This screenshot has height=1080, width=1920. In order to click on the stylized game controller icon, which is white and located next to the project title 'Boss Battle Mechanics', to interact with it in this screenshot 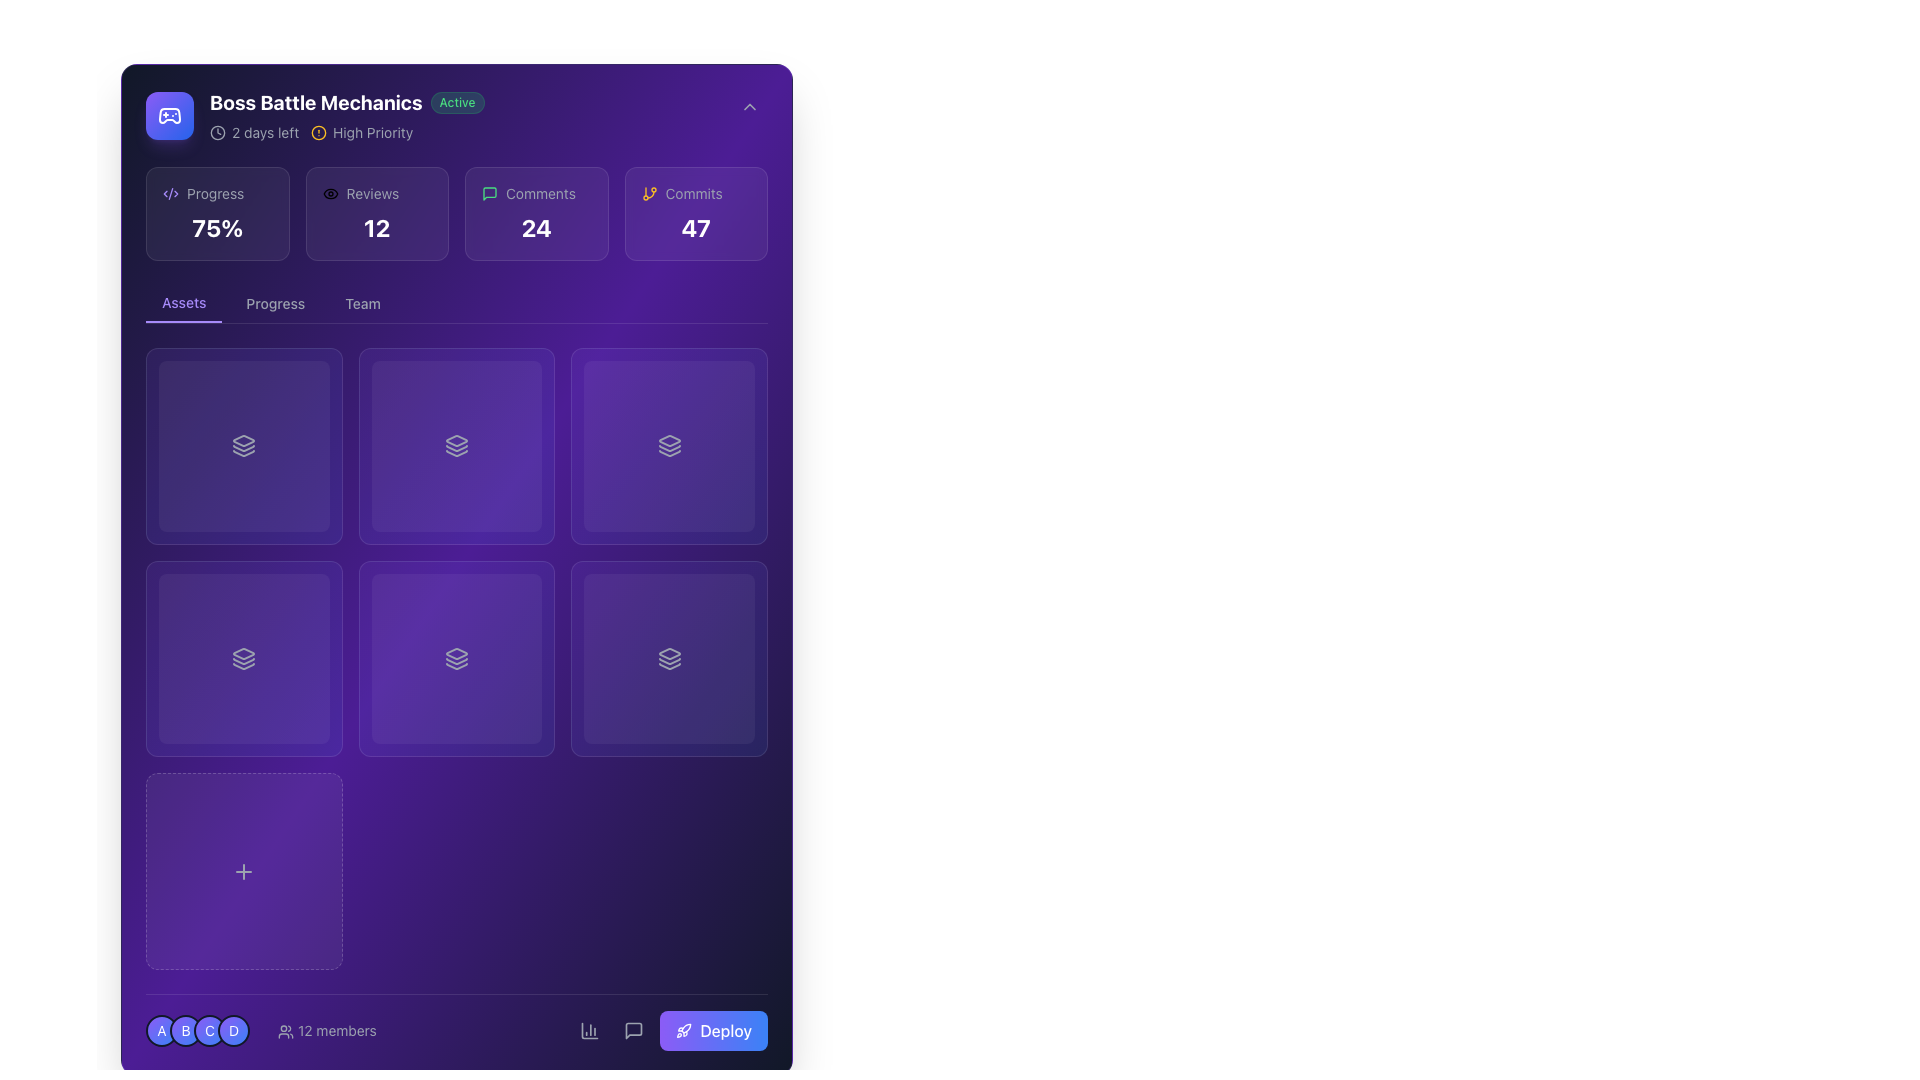, I will do `click(169, 115)`.